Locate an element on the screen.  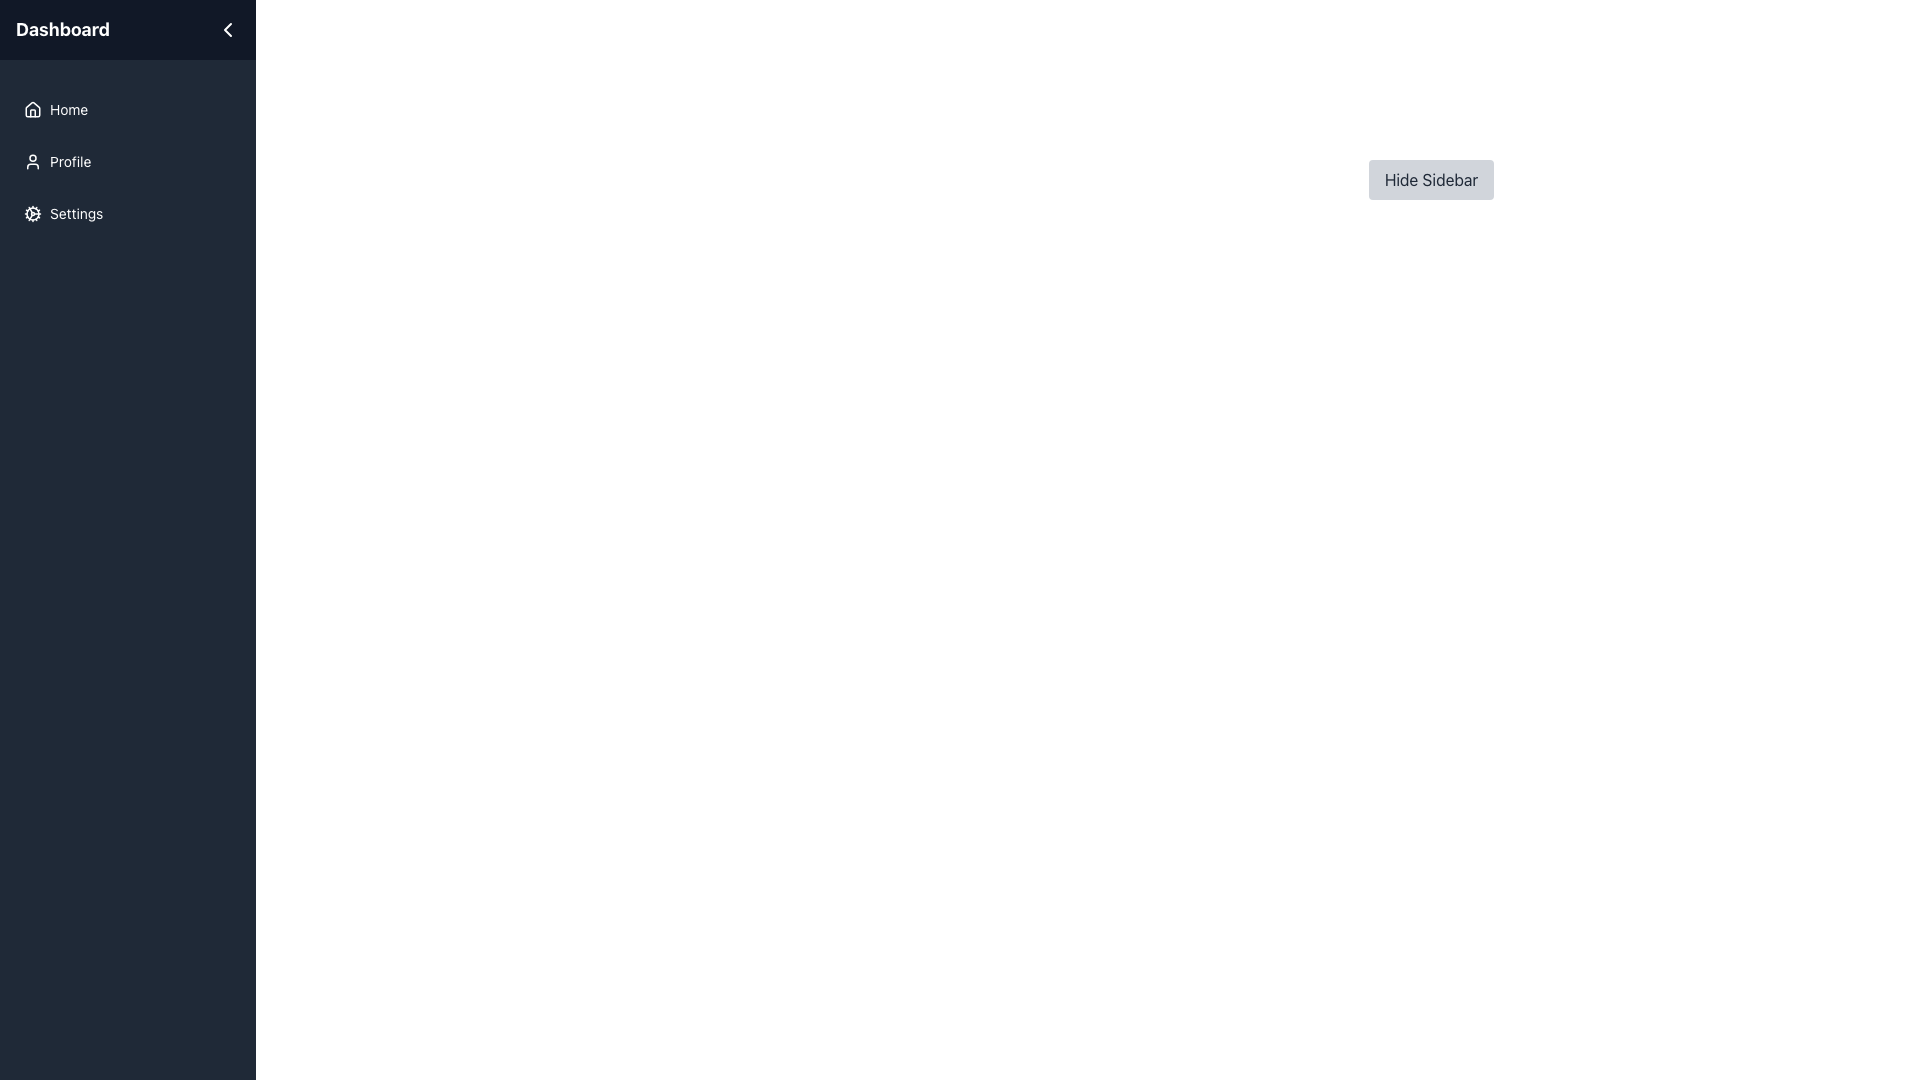
the 'Home' icon located at the top of the vertical navigation menu on the left side of the interface is located at coordinates (33, 108).